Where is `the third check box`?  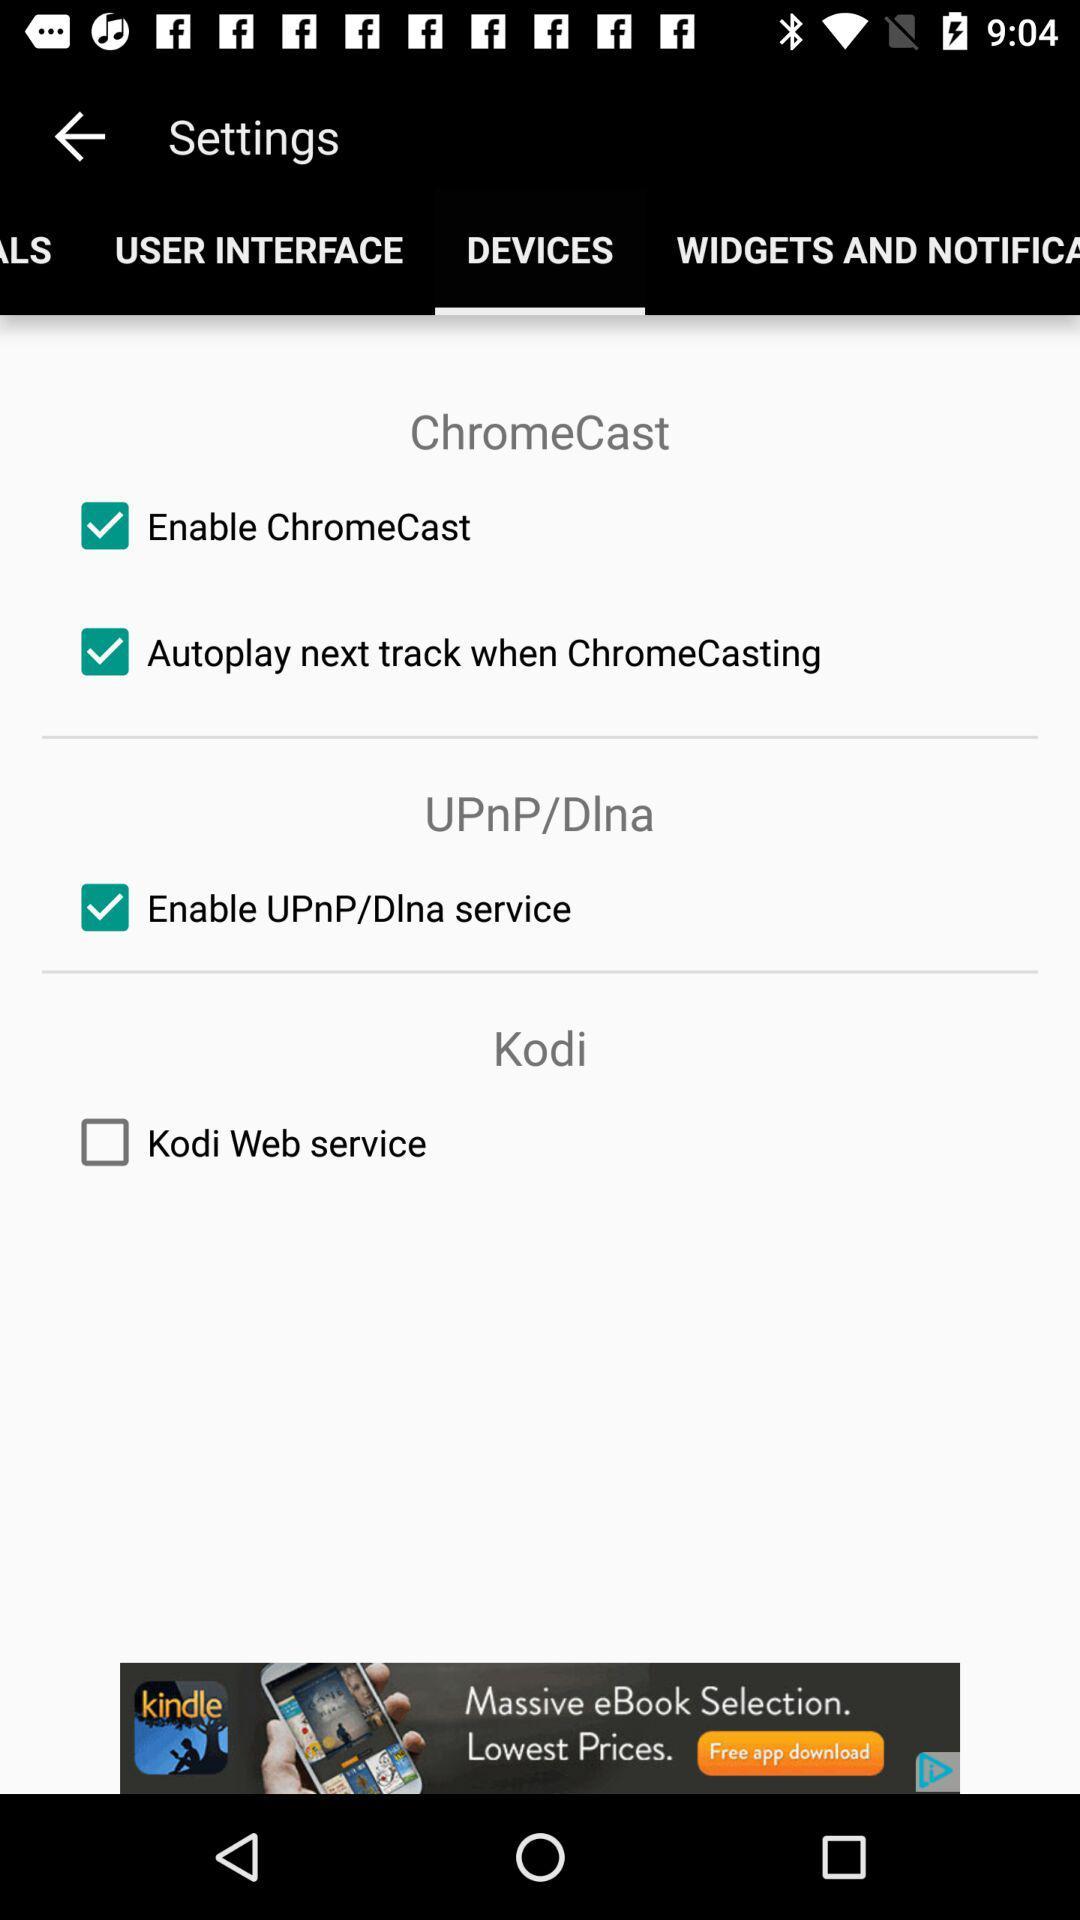 the third check box is located at coordinates (540, 906).